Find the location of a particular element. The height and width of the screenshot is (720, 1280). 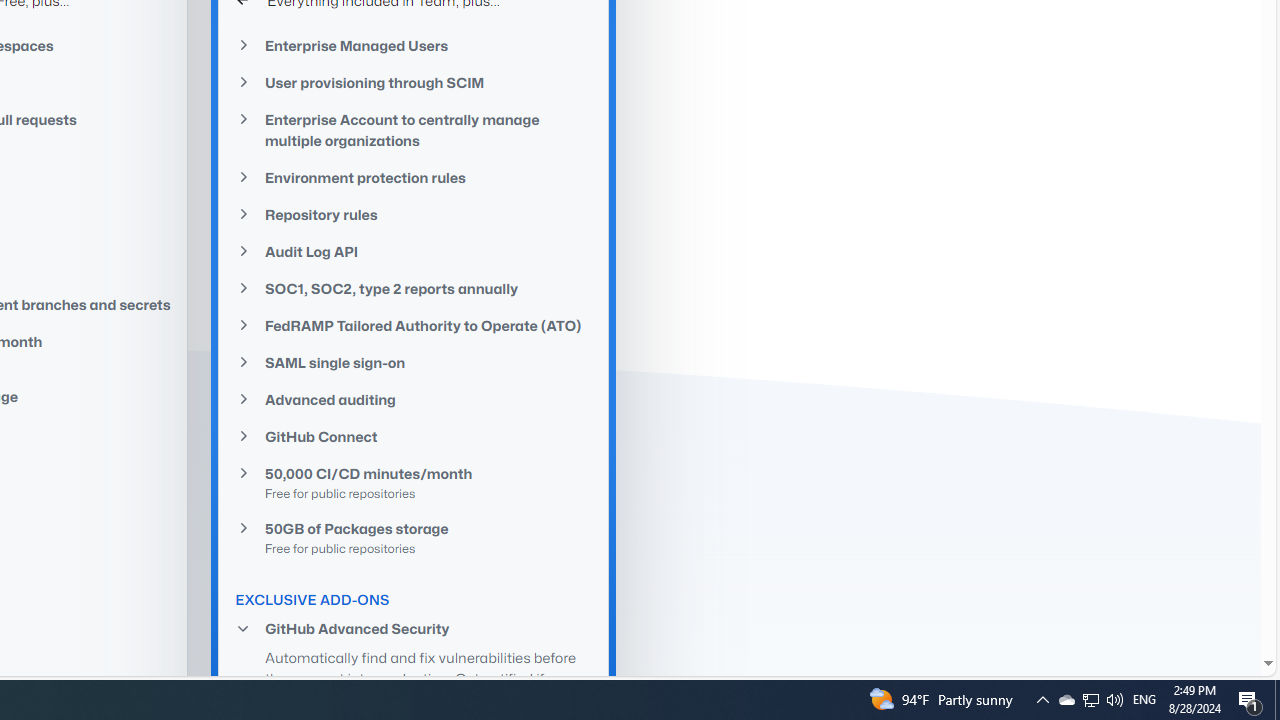

'Repository rules' is located at coordinates (413, 214).